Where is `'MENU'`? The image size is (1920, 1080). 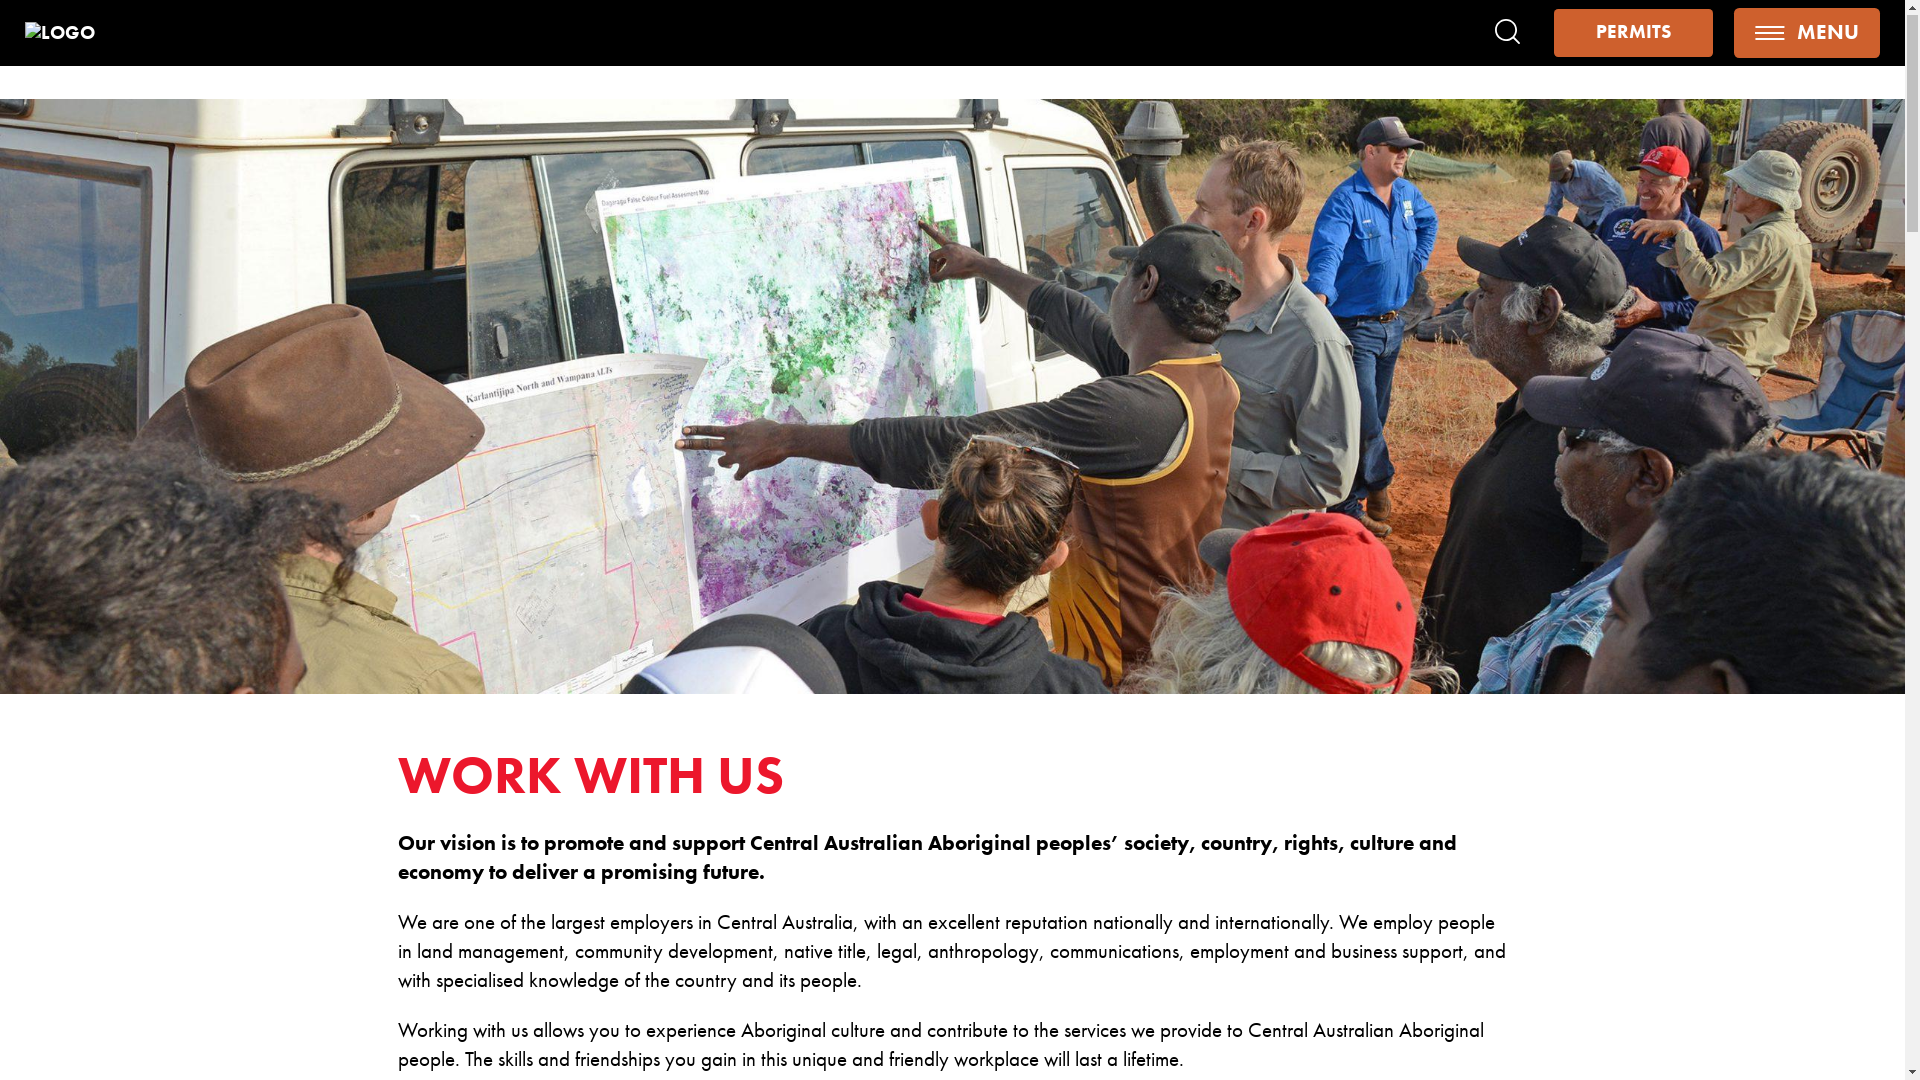
'MENU' is located at coordinates (1806, 34).